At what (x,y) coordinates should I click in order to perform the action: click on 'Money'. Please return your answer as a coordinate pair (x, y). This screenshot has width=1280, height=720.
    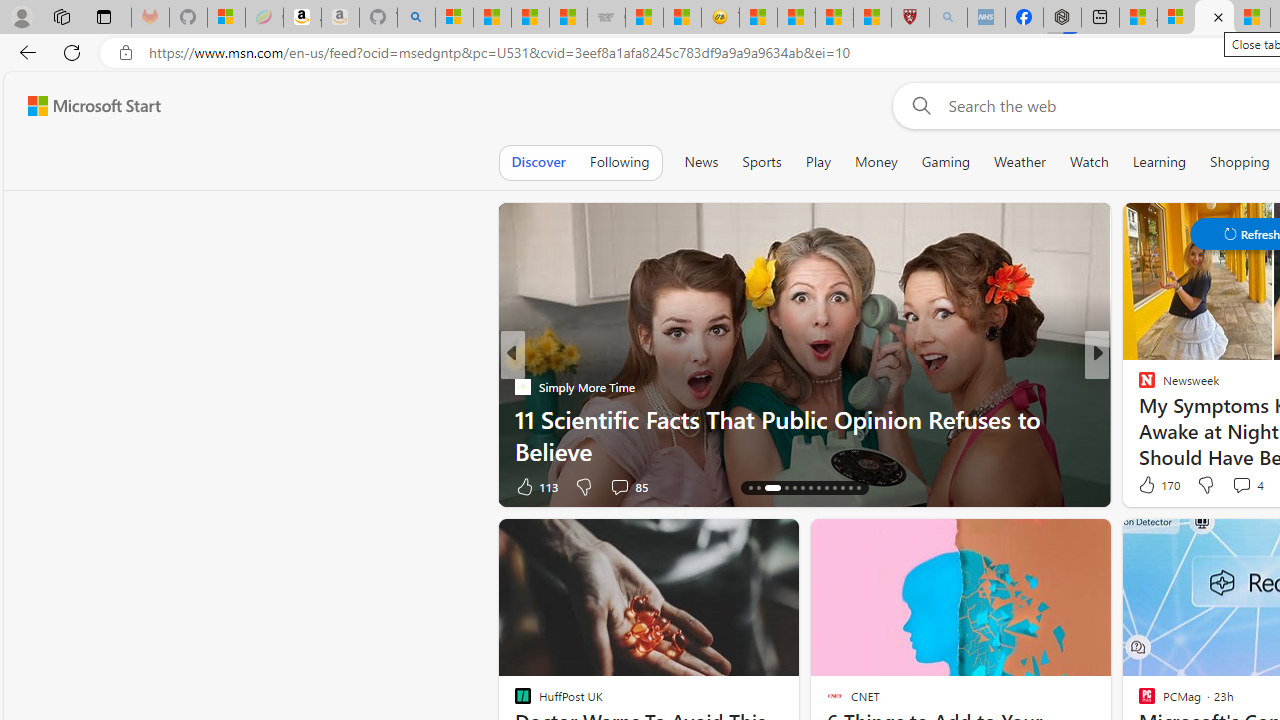
    Looking at the image, I should click on (876, 161).